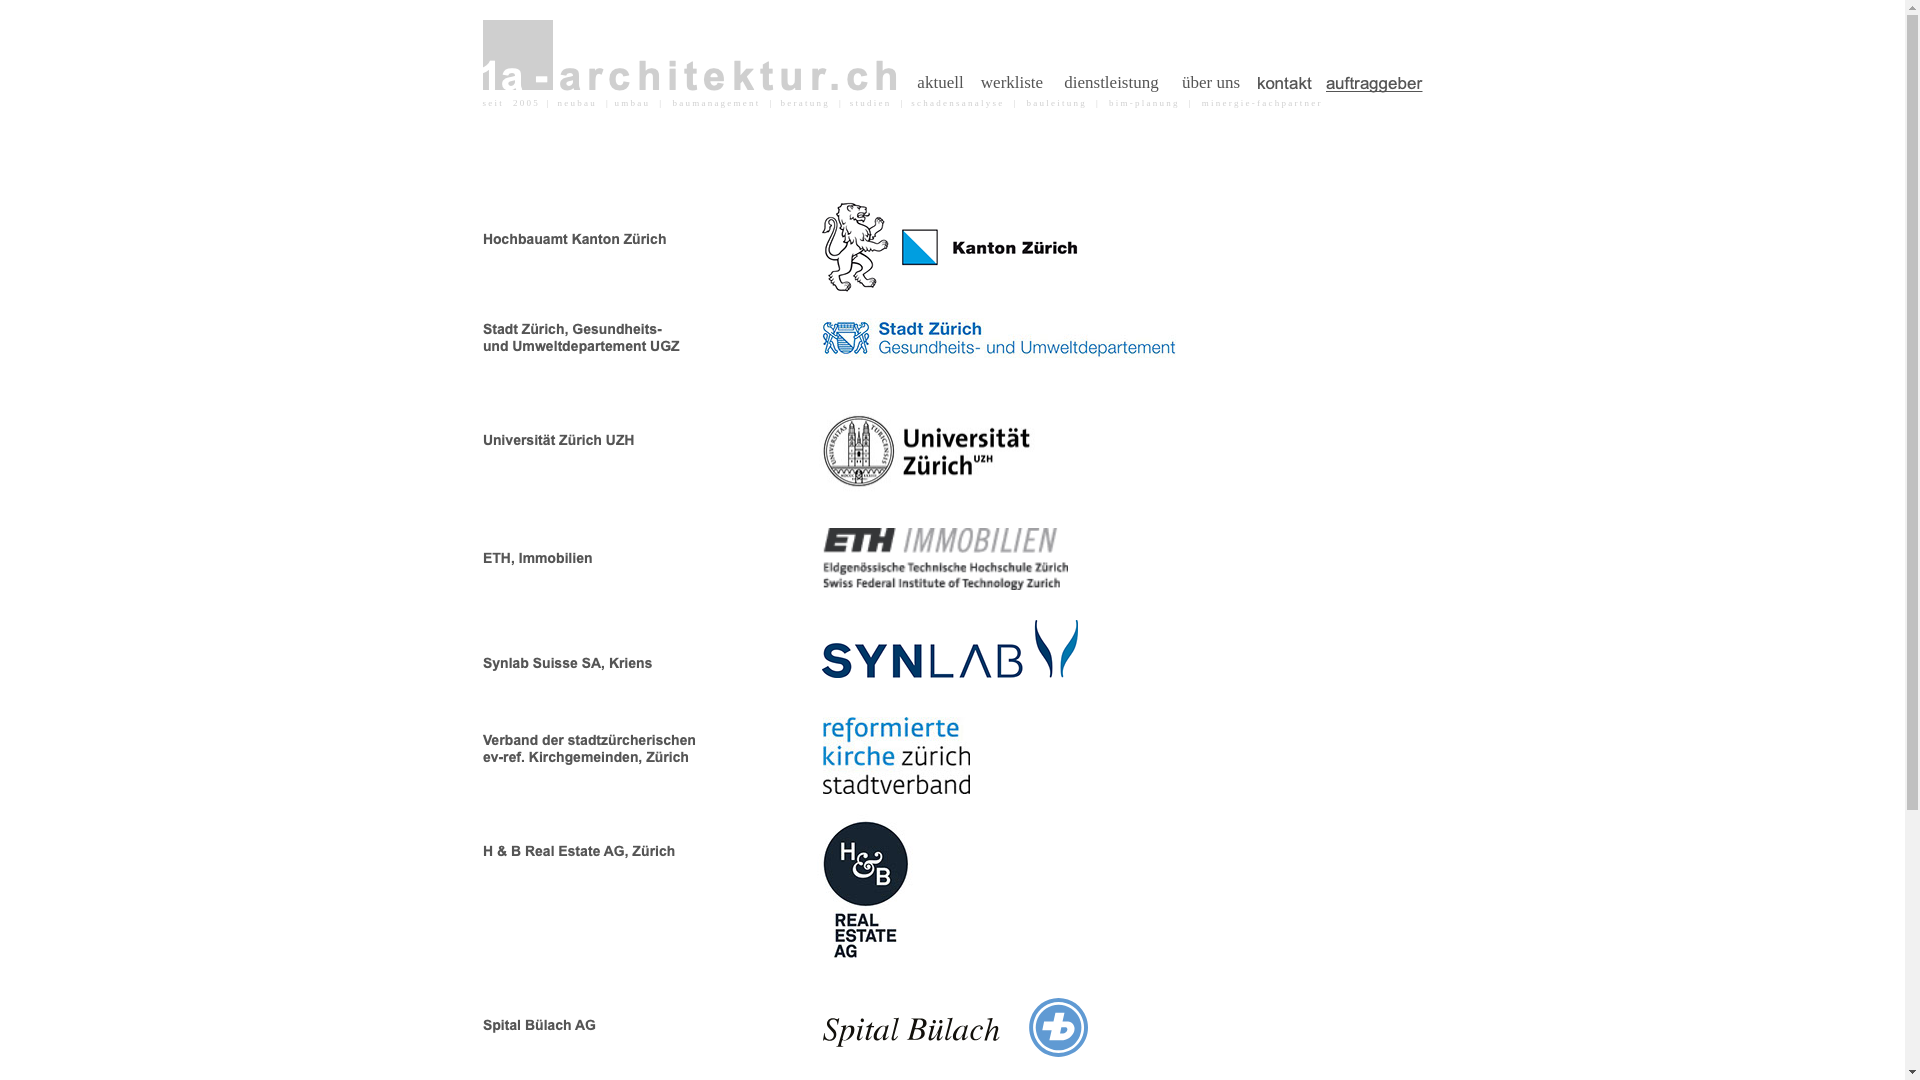 This screenshot has height=1080, width=1920. What do you see at coordinates (1012, 82) in the screenshot?
I see `'werkliste'` at bounding box center [1012, 82].